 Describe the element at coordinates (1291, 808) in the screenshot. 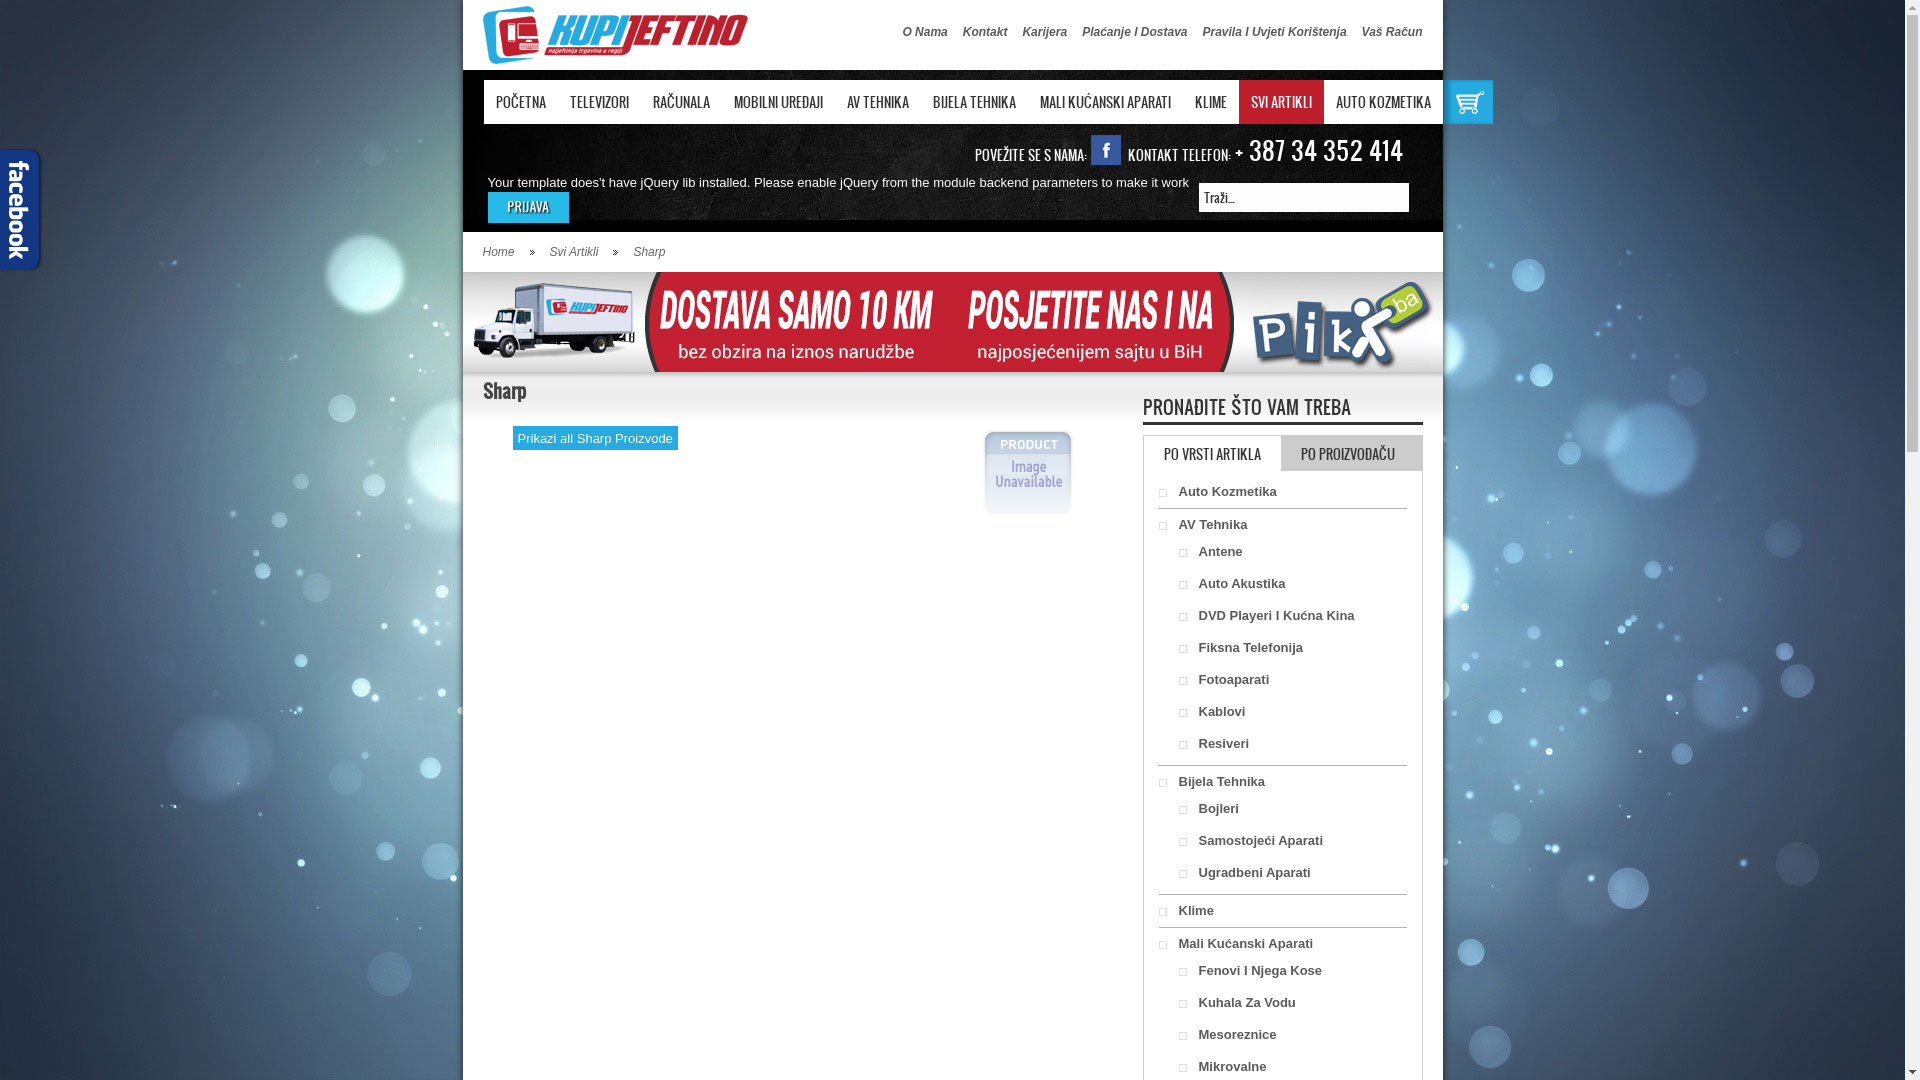

I see `'Bojleri'` at that location.